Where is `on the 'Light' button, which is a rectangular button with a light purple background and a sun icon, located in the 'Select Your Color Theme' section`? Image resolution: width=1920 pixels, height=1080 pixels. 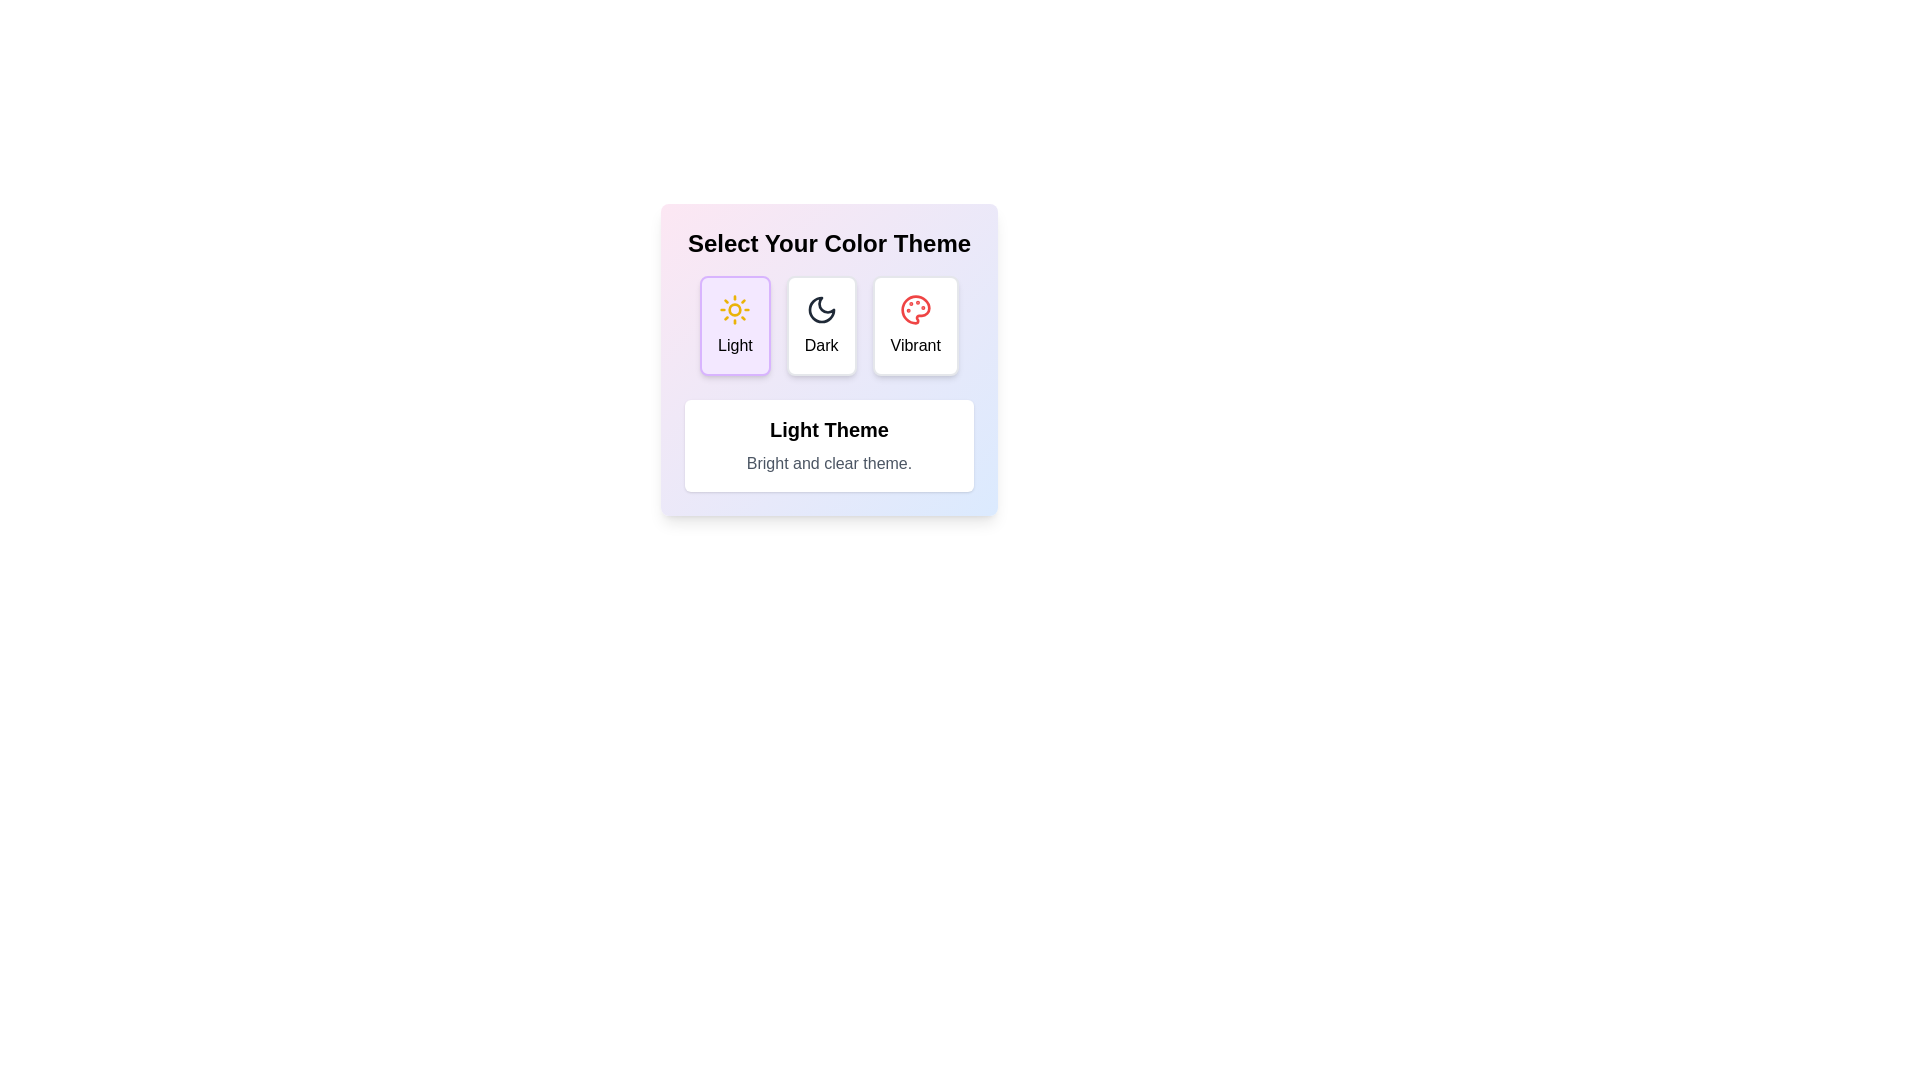 on the 'Light' button, which is a rectangular button with a light purple background and a sun icon, located in the 'Select Your Color Theme' section is located at coordinates (733, 325).